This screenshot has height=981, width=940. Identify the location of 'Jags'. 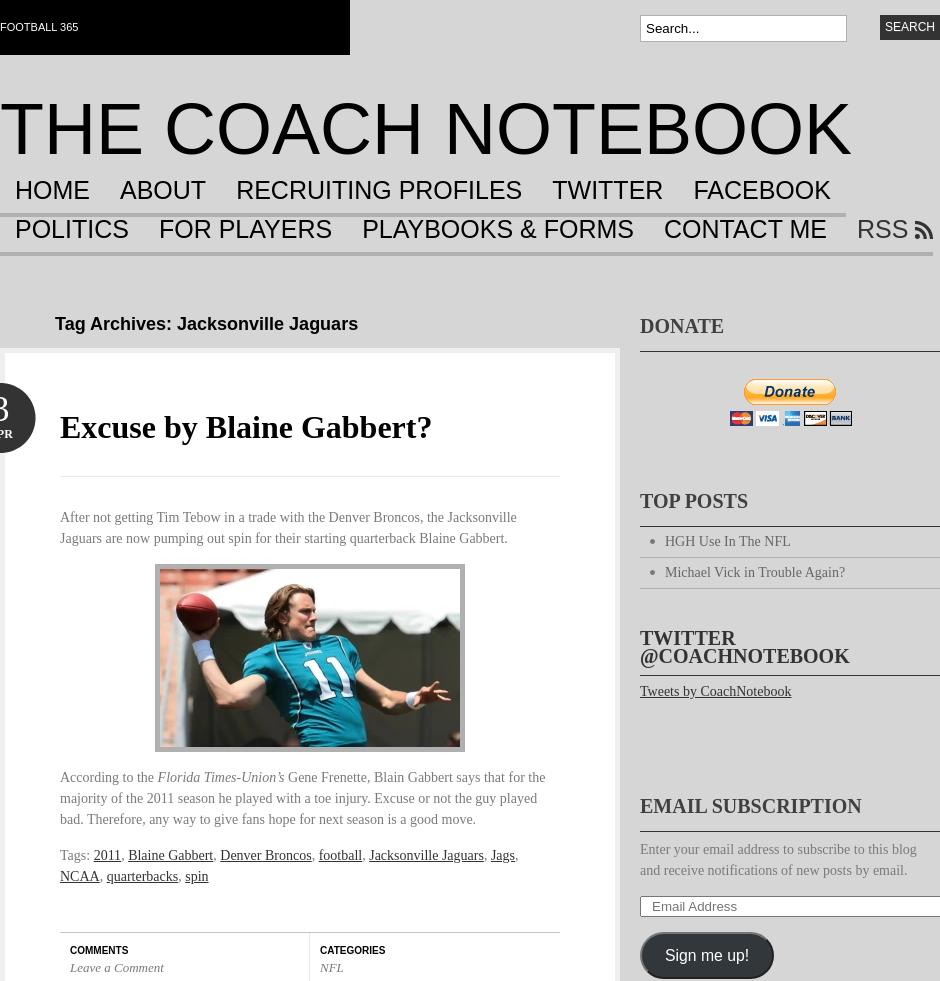
(502, 855).